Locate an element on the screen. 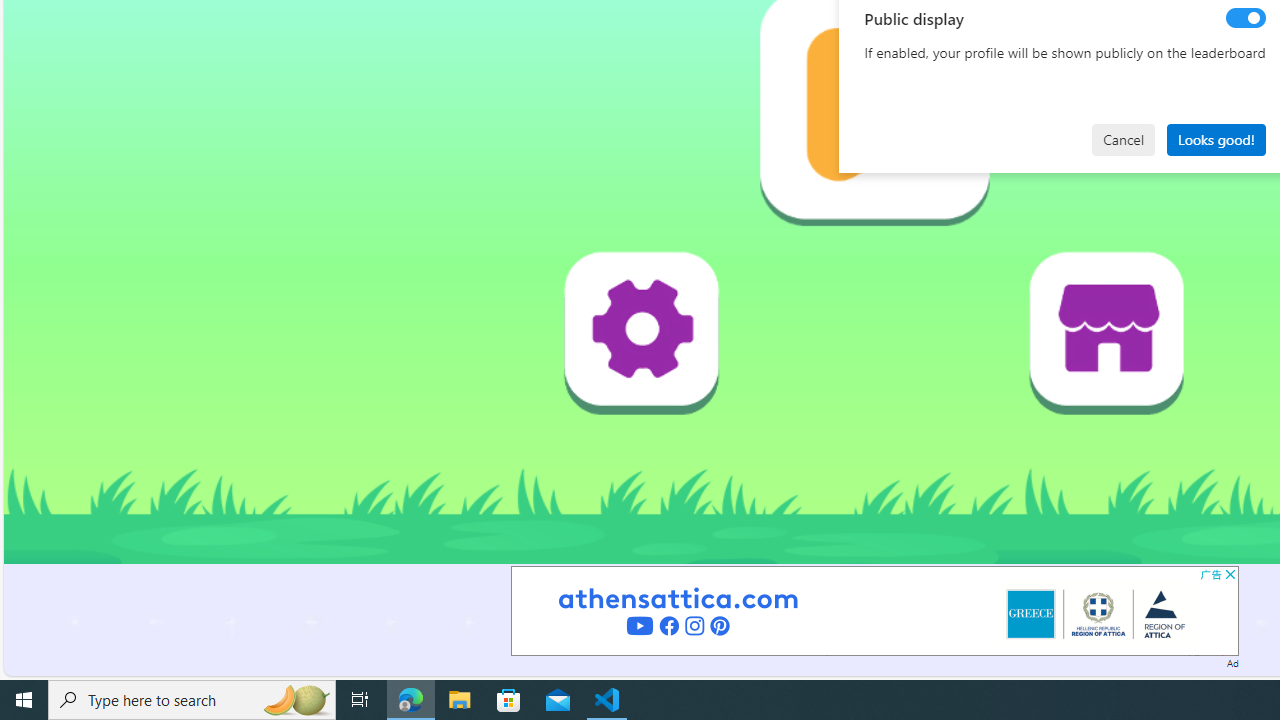 This screenshot has width=1280, height=720. 'Search highlights icon opens search home window' is located at coordinates (294, 698).